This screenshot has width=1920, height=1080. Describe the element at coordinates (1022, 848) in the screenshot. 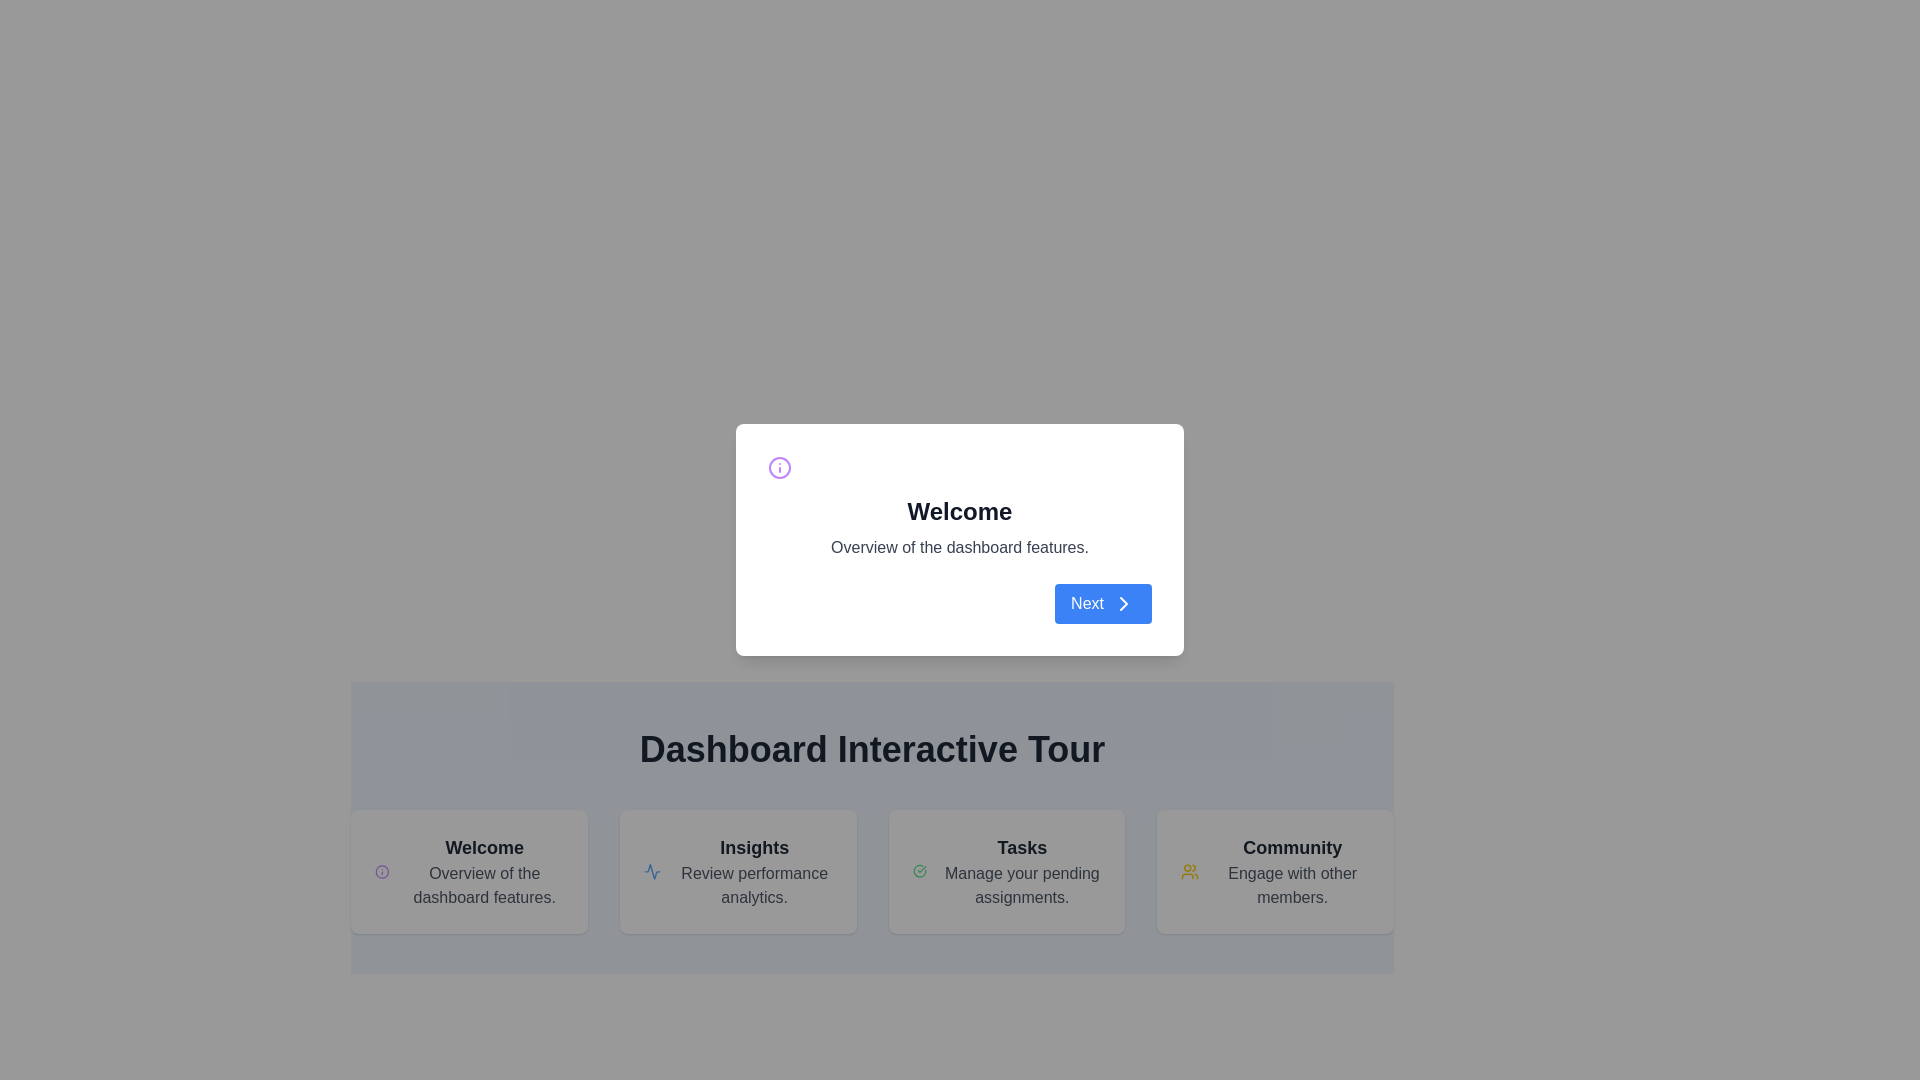

I see `the 'Tasks' label, which is styled in bold and larger font, located within the second box of the 'Dashboard Interactive Tour' section, above the text 'Manage your pending assignments.'` at that location.